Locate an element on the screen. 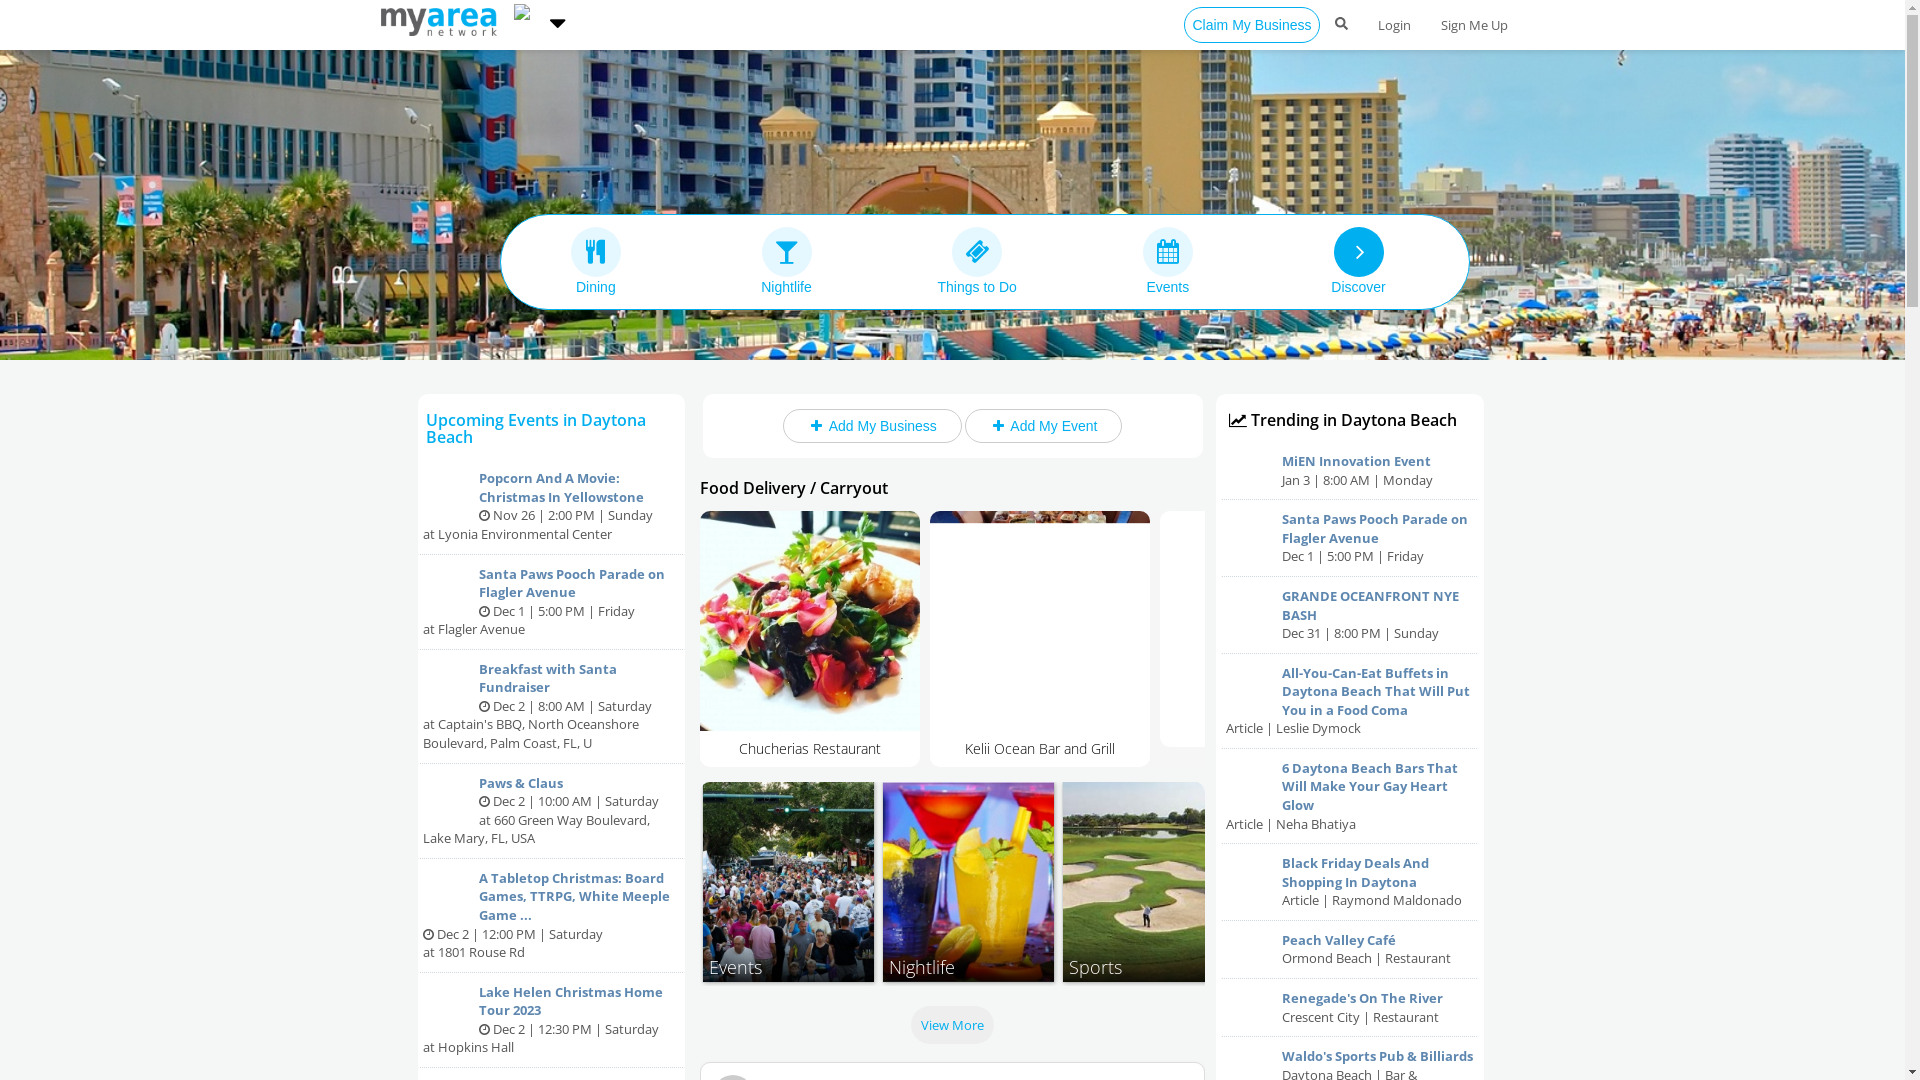 This screenshot has width=1920, height=1080. 'MiEN Innovation Event is located at coordinates (1349, 470).